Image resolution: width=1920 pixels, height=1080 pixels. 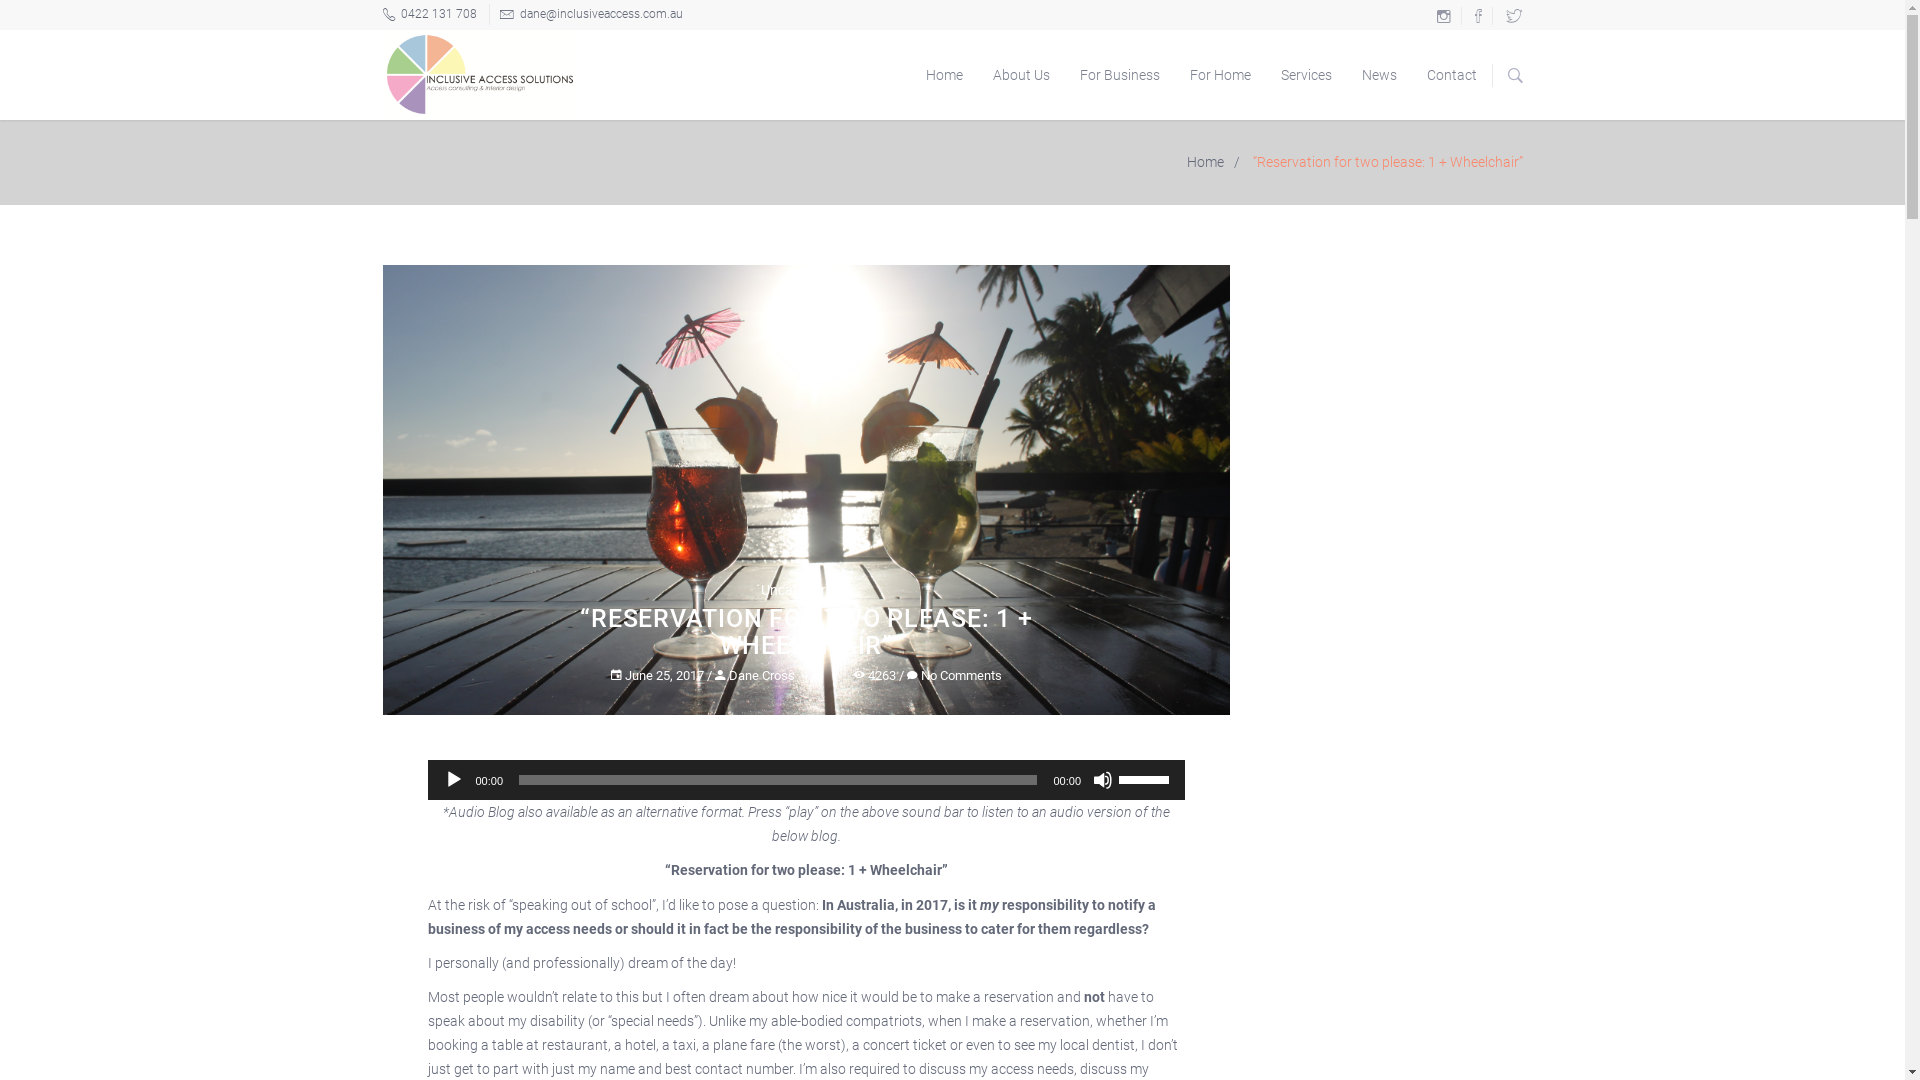 I want to click on 'Dane Cross', so click(x=753, y=675).